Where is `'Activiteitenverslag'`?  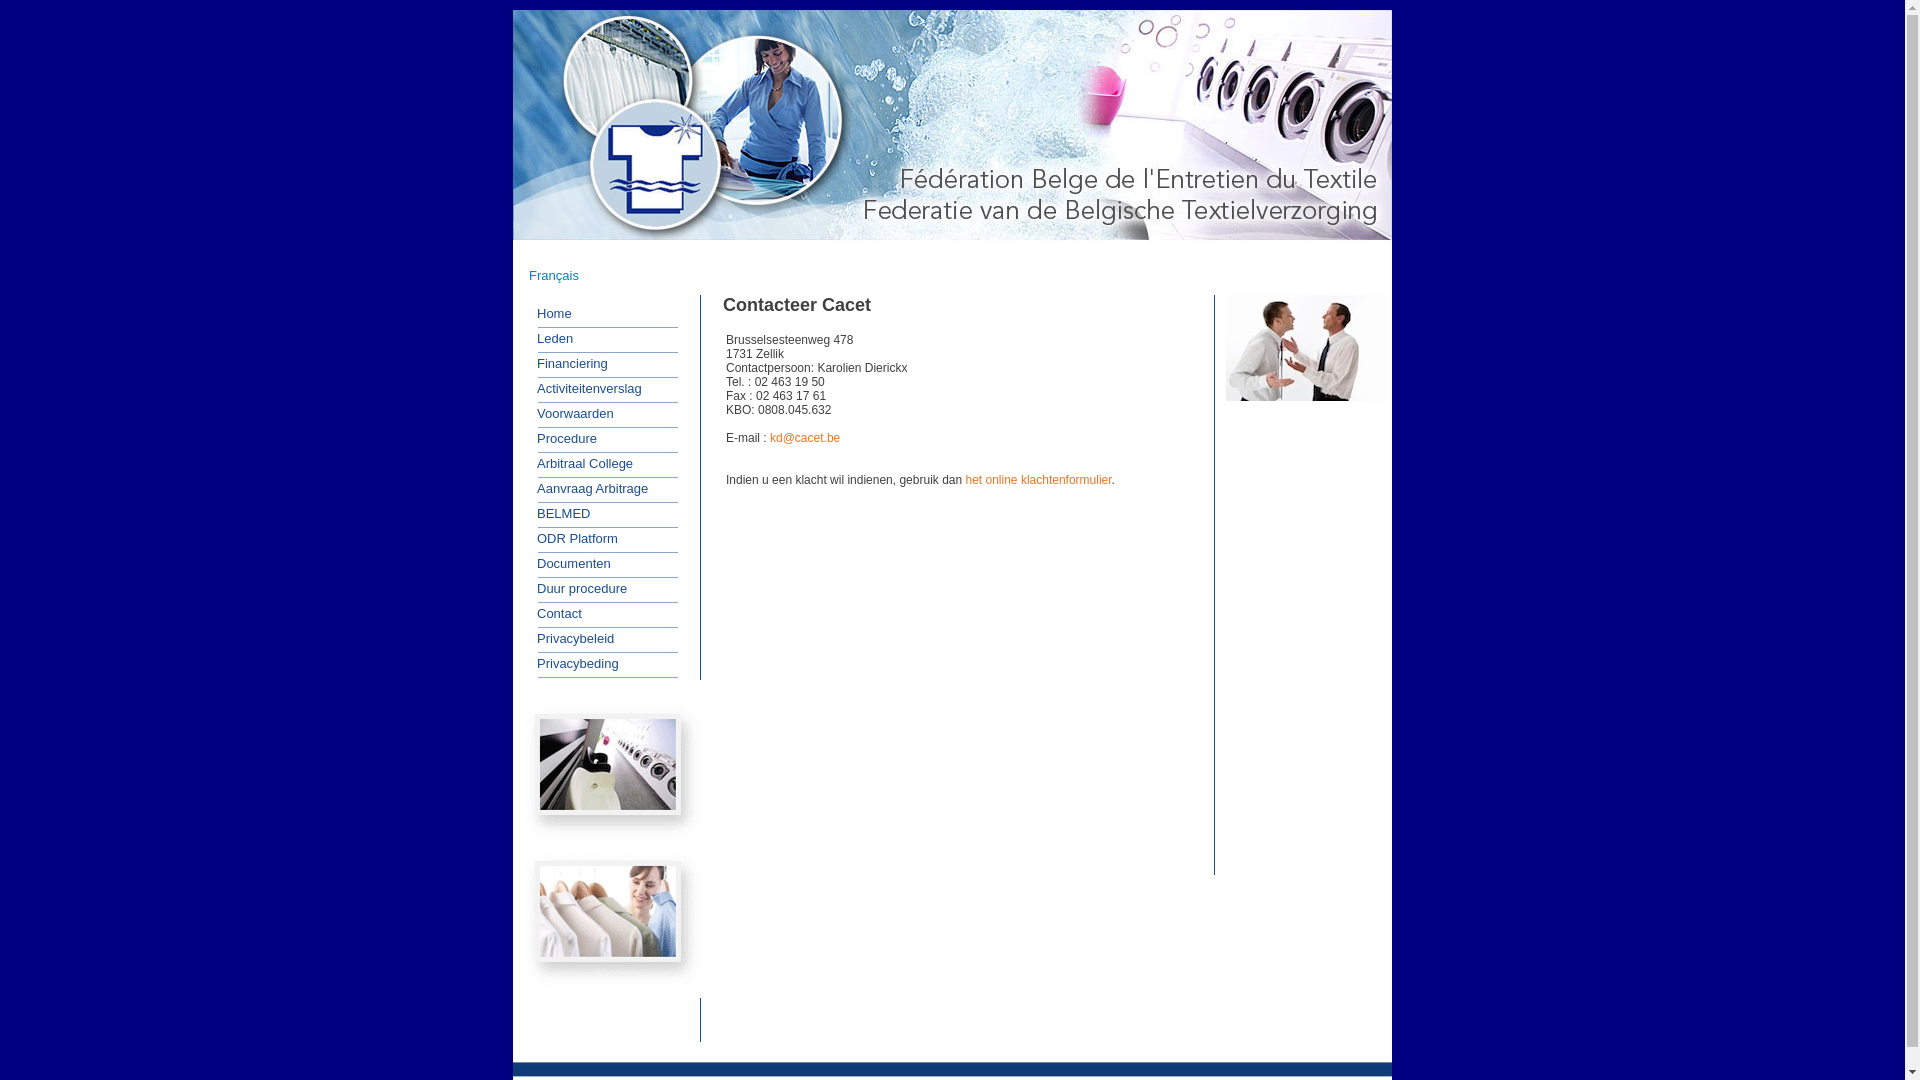
'Activiteitenverslag' is located at coordinates (581, 389).